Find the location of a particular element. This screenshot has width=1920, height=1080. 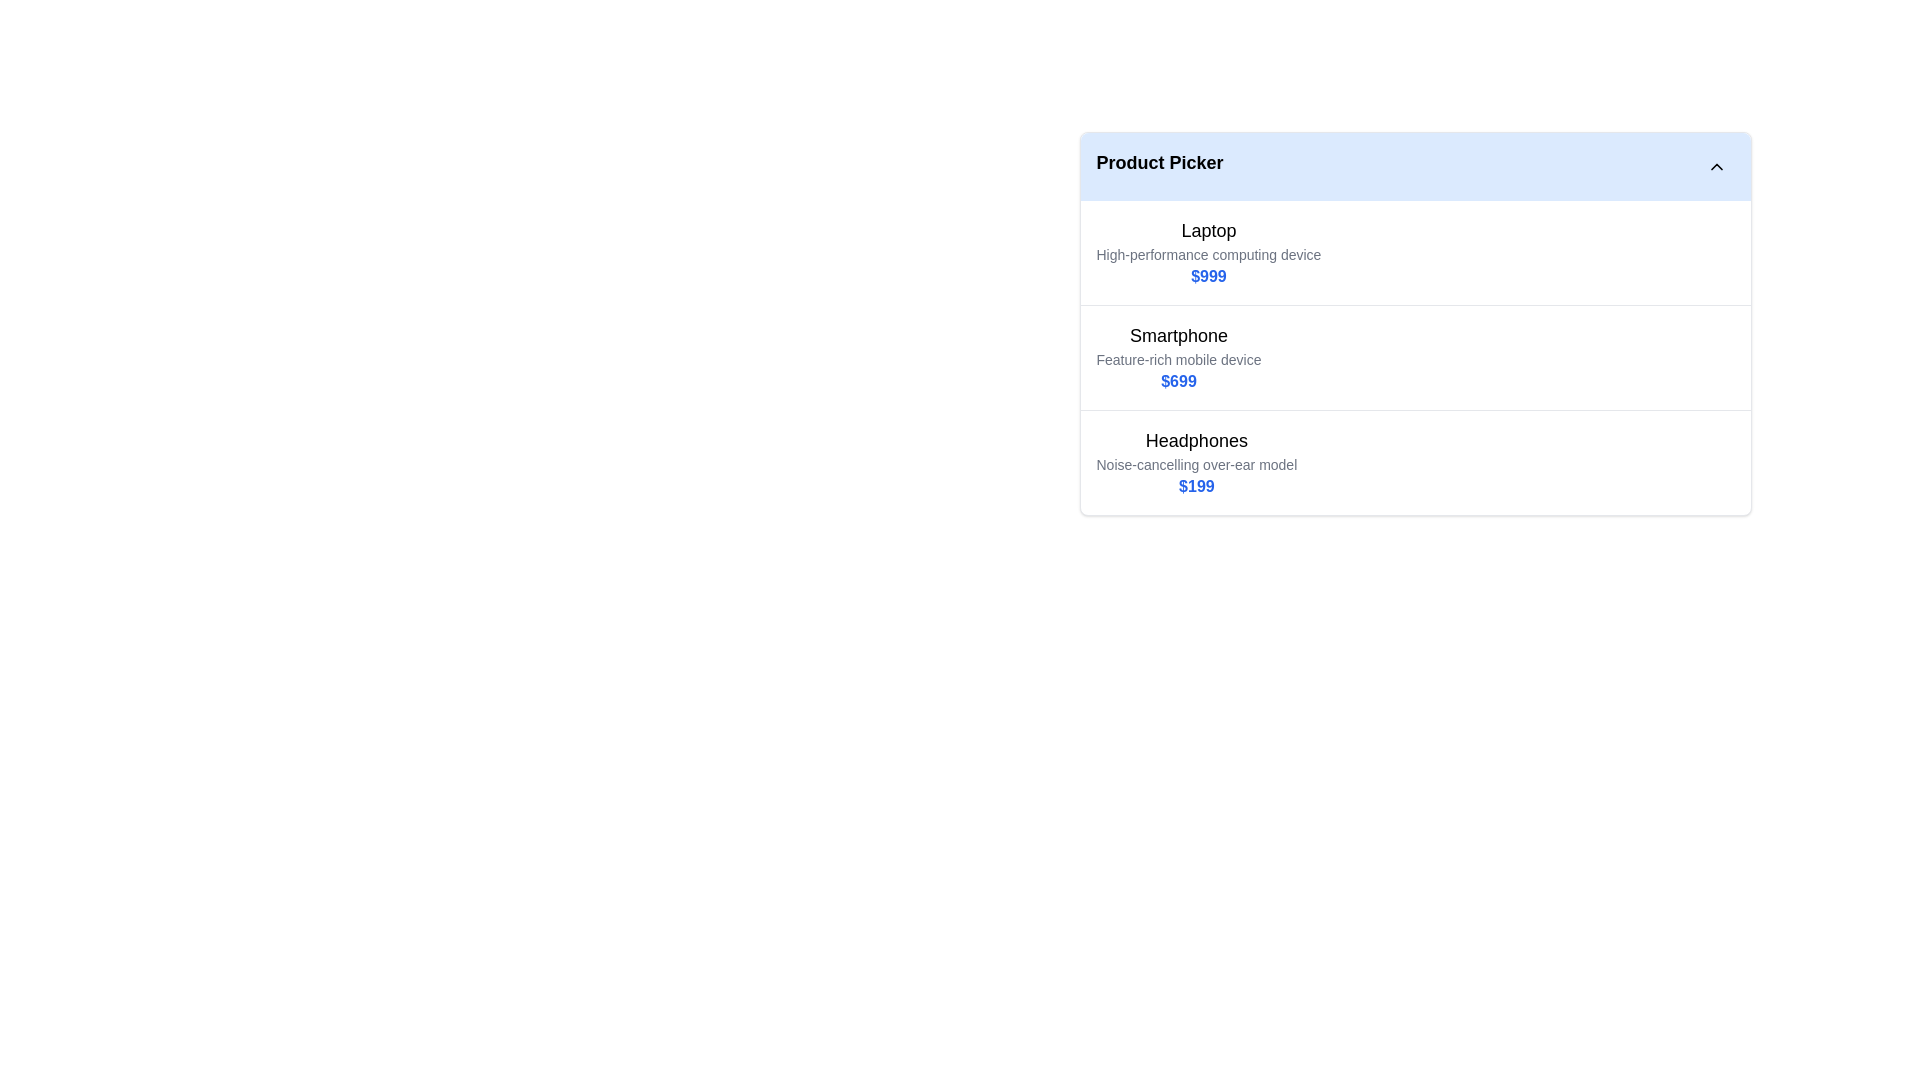

the label displaying 'Smartphone', which is the title text for a product item positioned above the description and price text is located at coordinates (1179, 334).